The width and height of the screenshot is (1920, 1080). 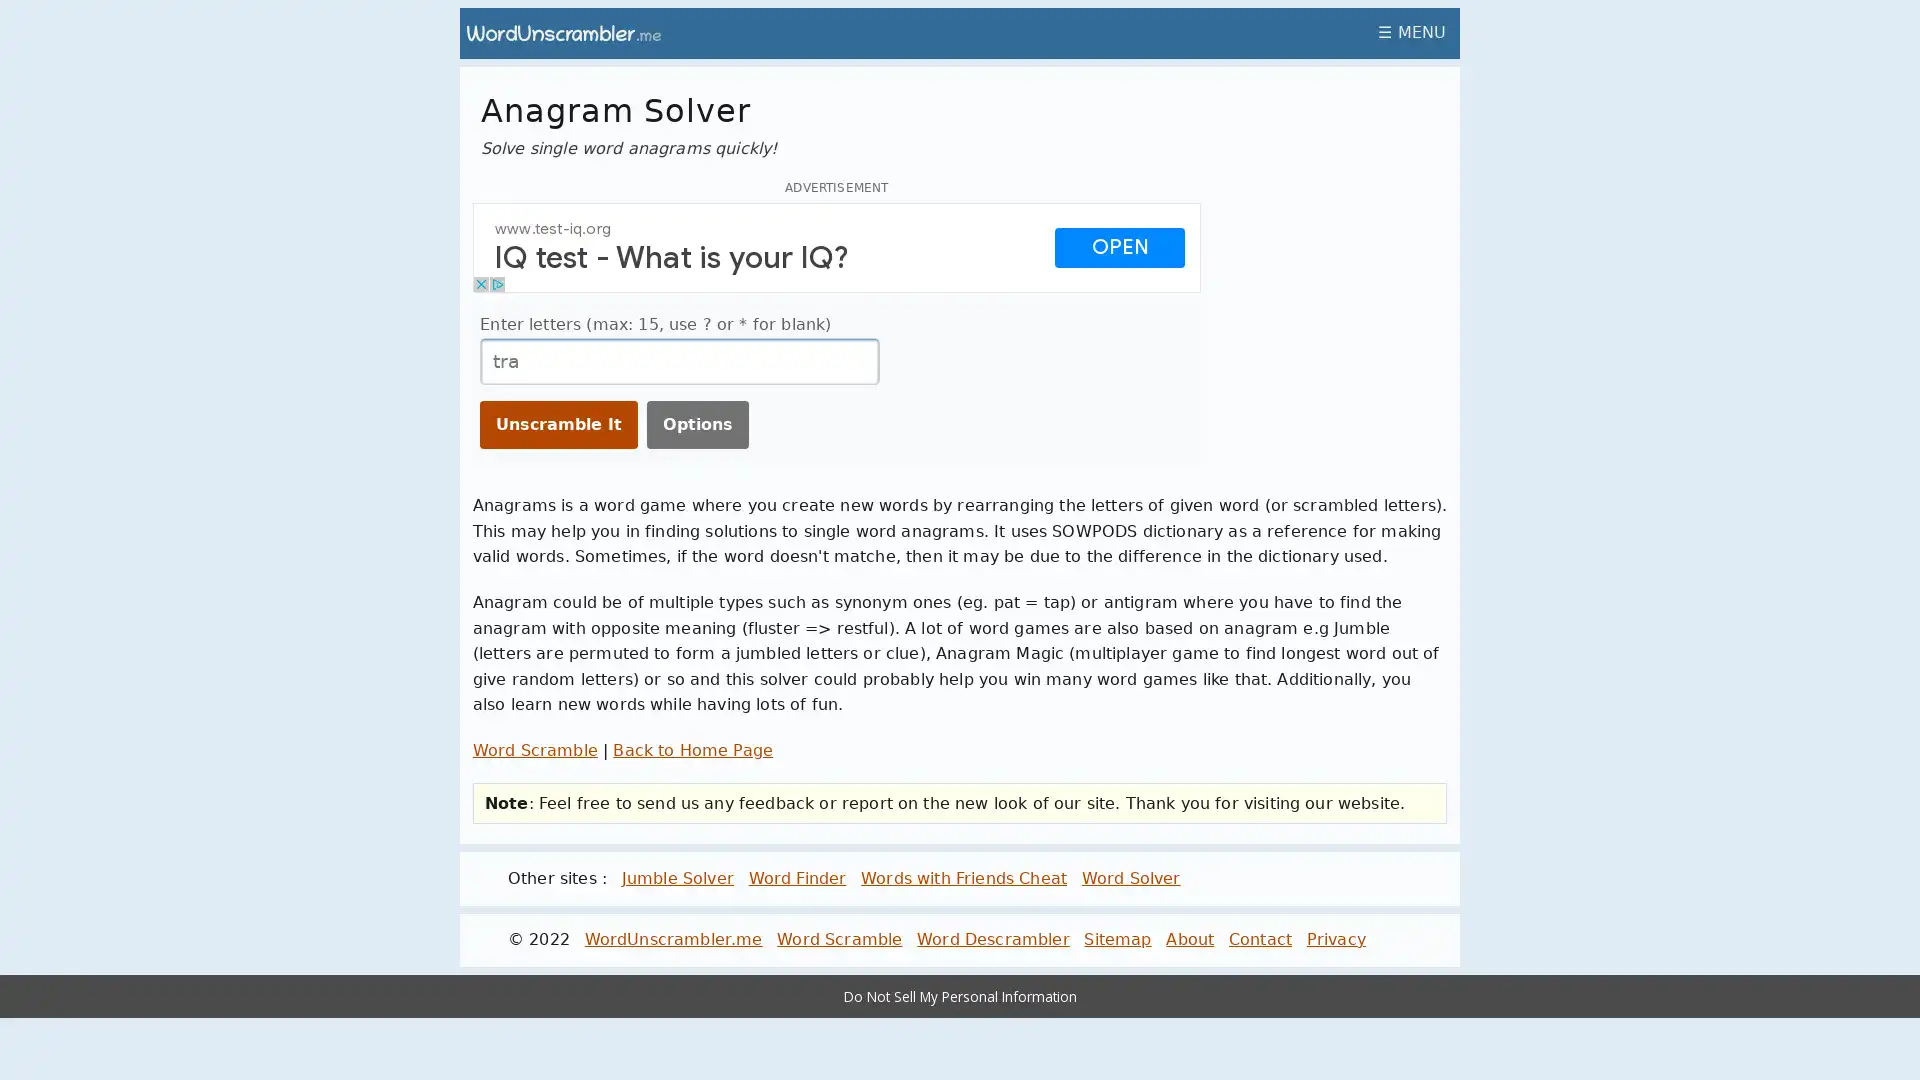 I want to click on Unscramble It, so click(x=558, y=423).